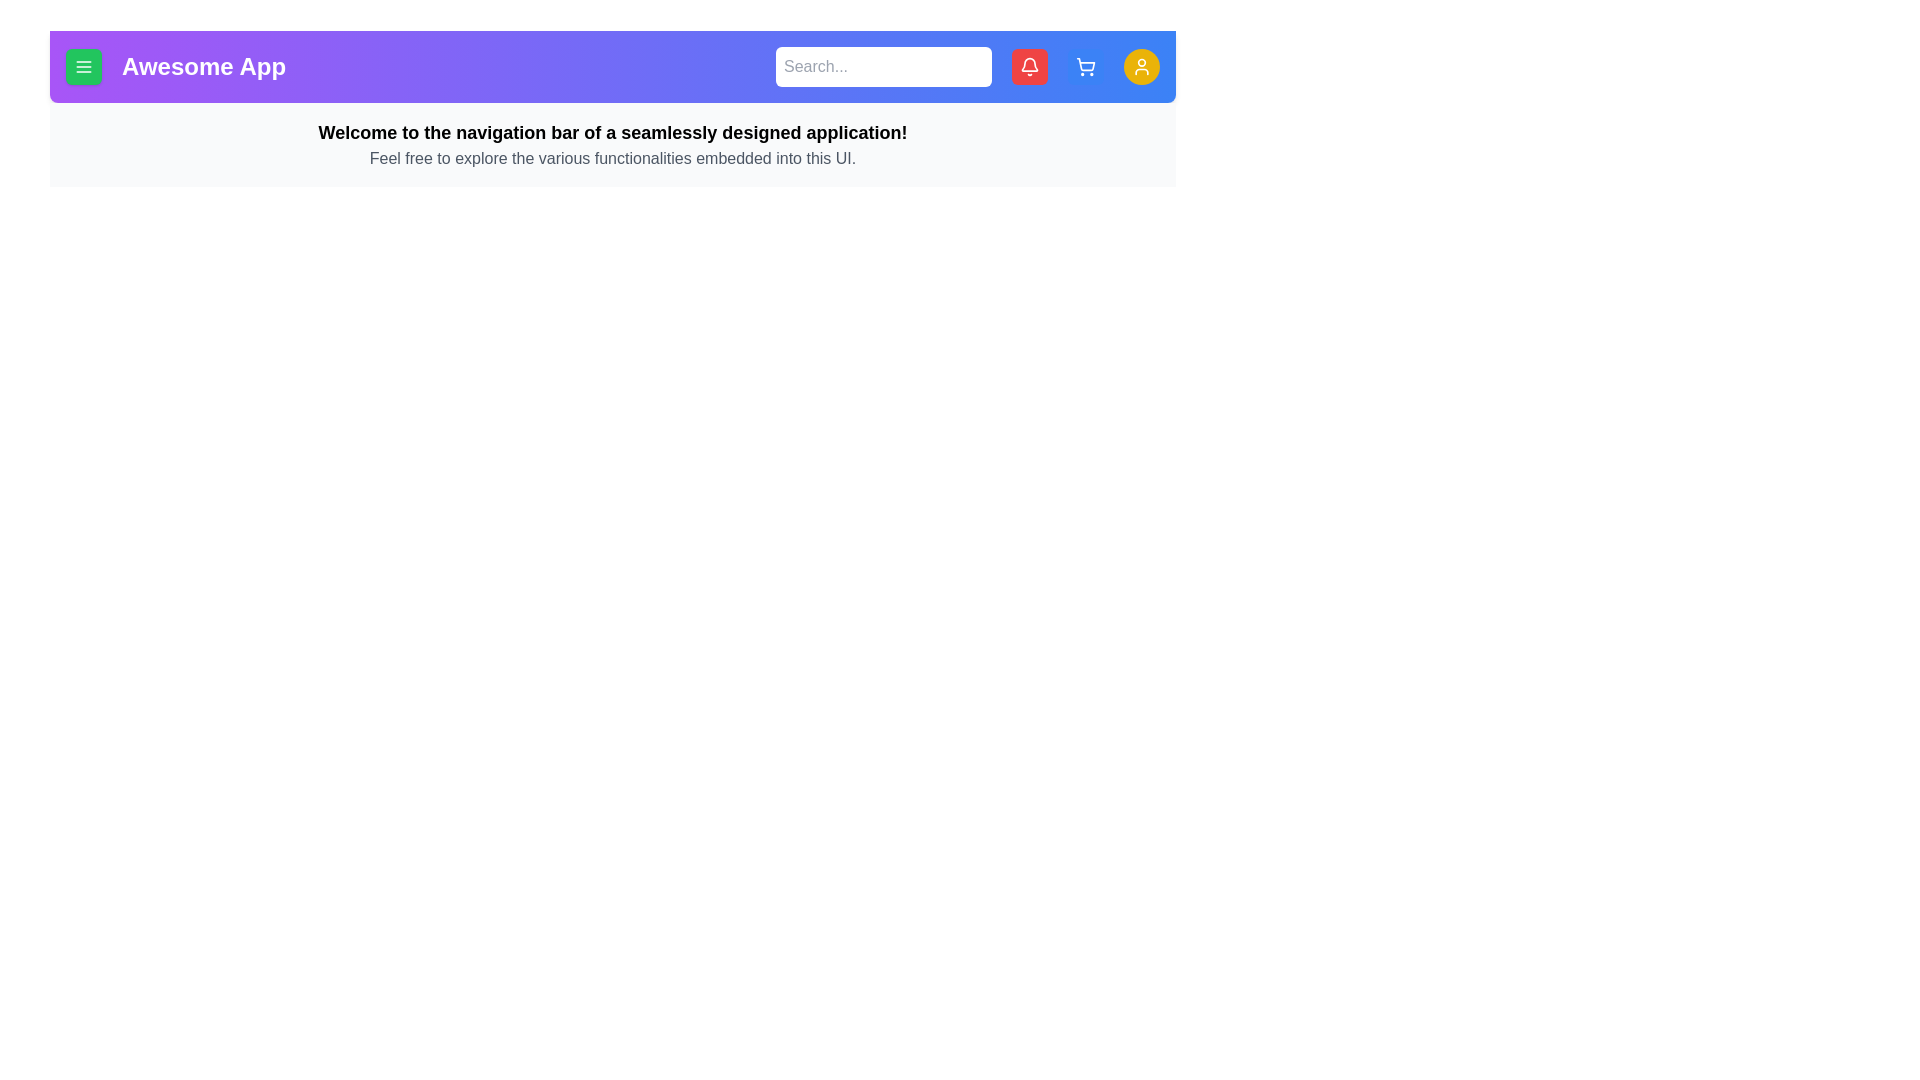  I want to click on the button with profile to view its hover effect, so click(1142, 65).